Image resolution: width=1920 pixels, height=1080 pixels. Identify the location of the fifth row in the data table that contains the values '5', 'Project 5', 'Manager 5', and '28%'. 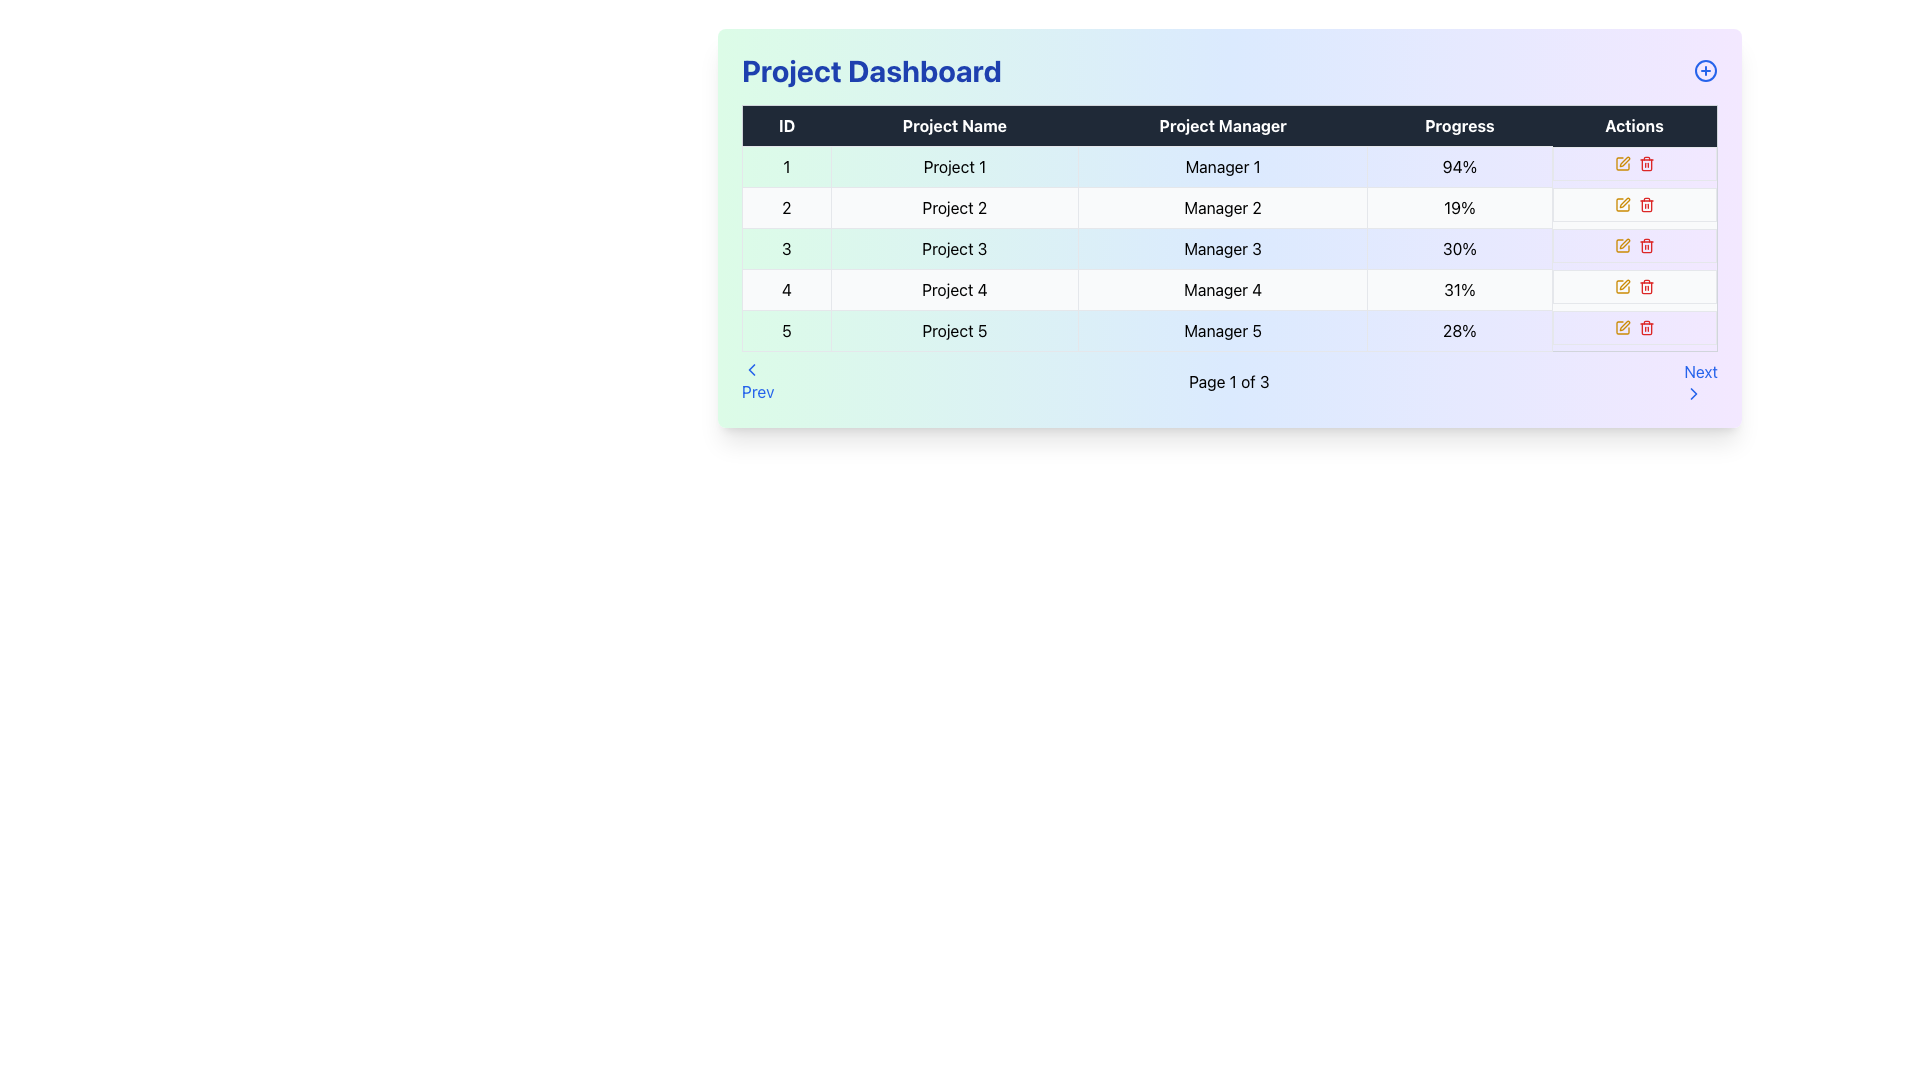
(1228, 330).